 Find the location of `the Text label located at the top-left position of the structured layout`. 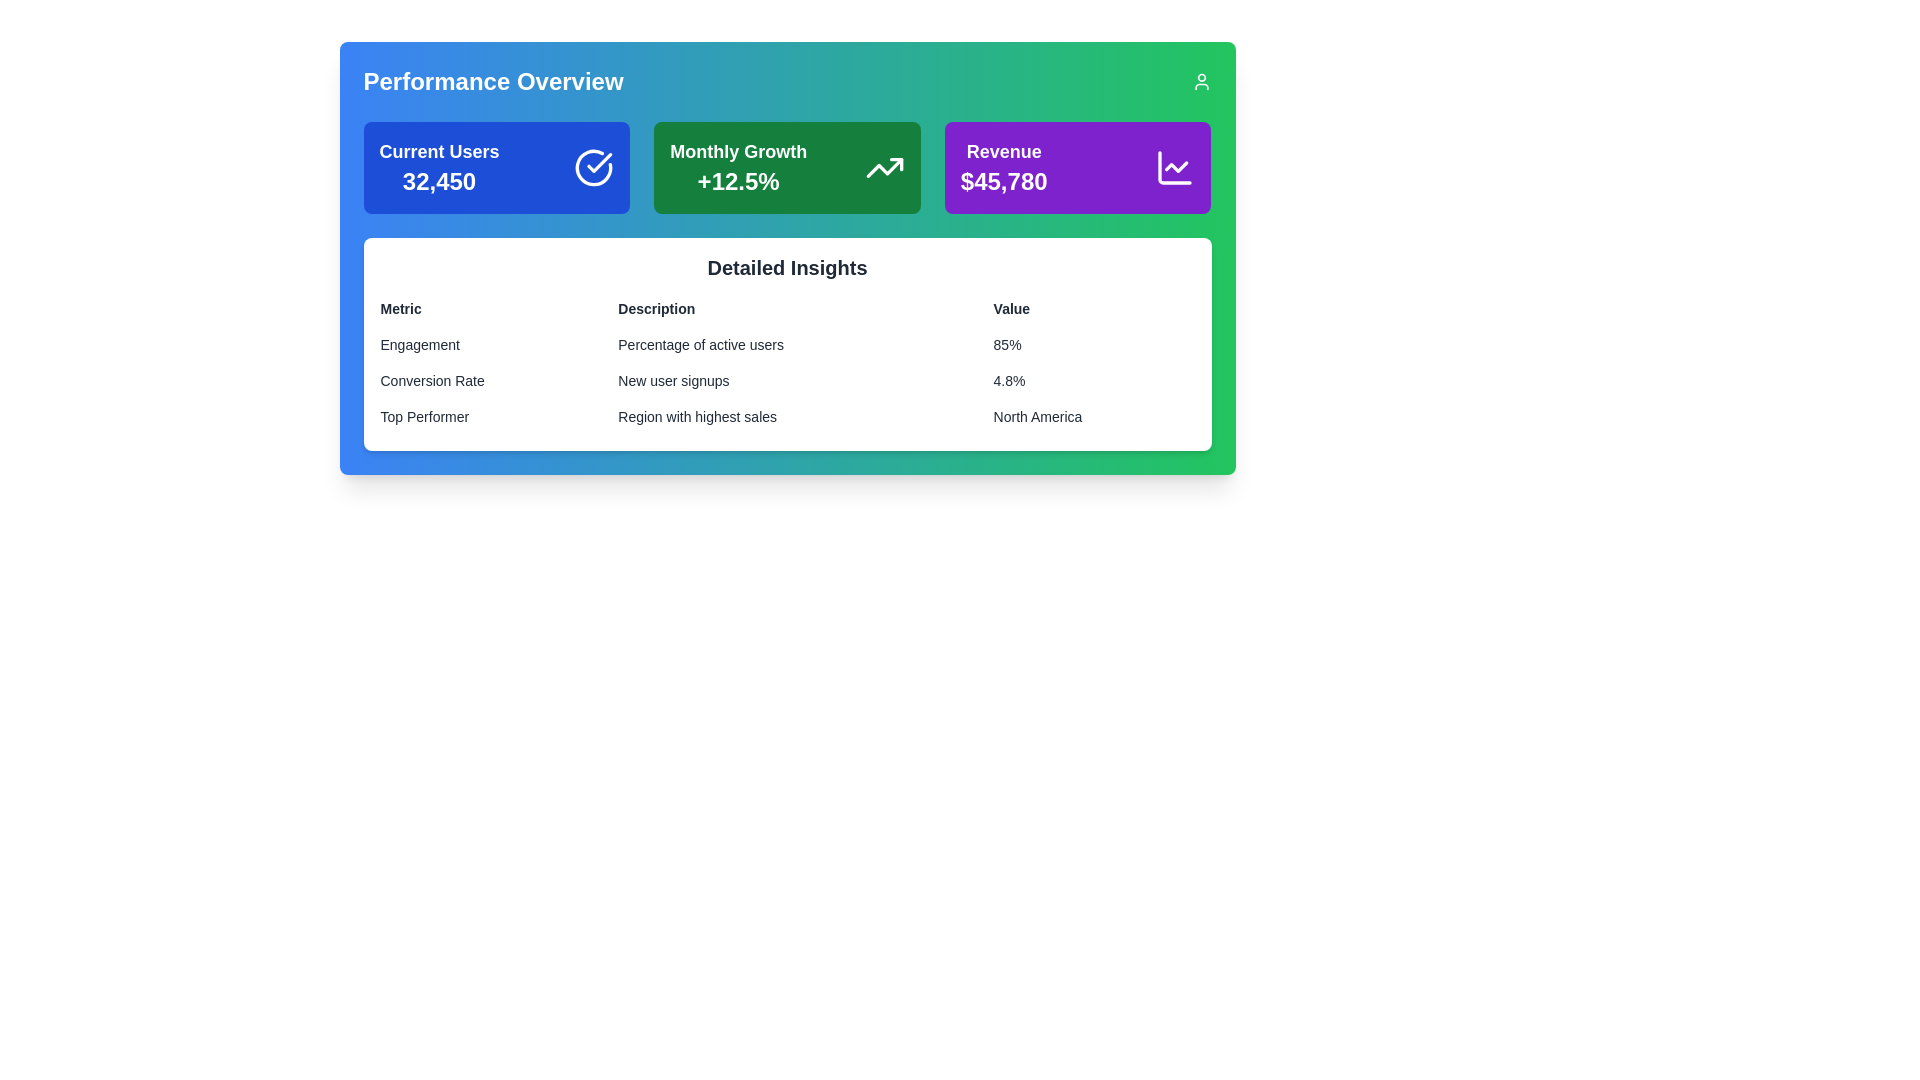

the Text label located at the top-left position of the structured layout is located at coordinates (498, 312).